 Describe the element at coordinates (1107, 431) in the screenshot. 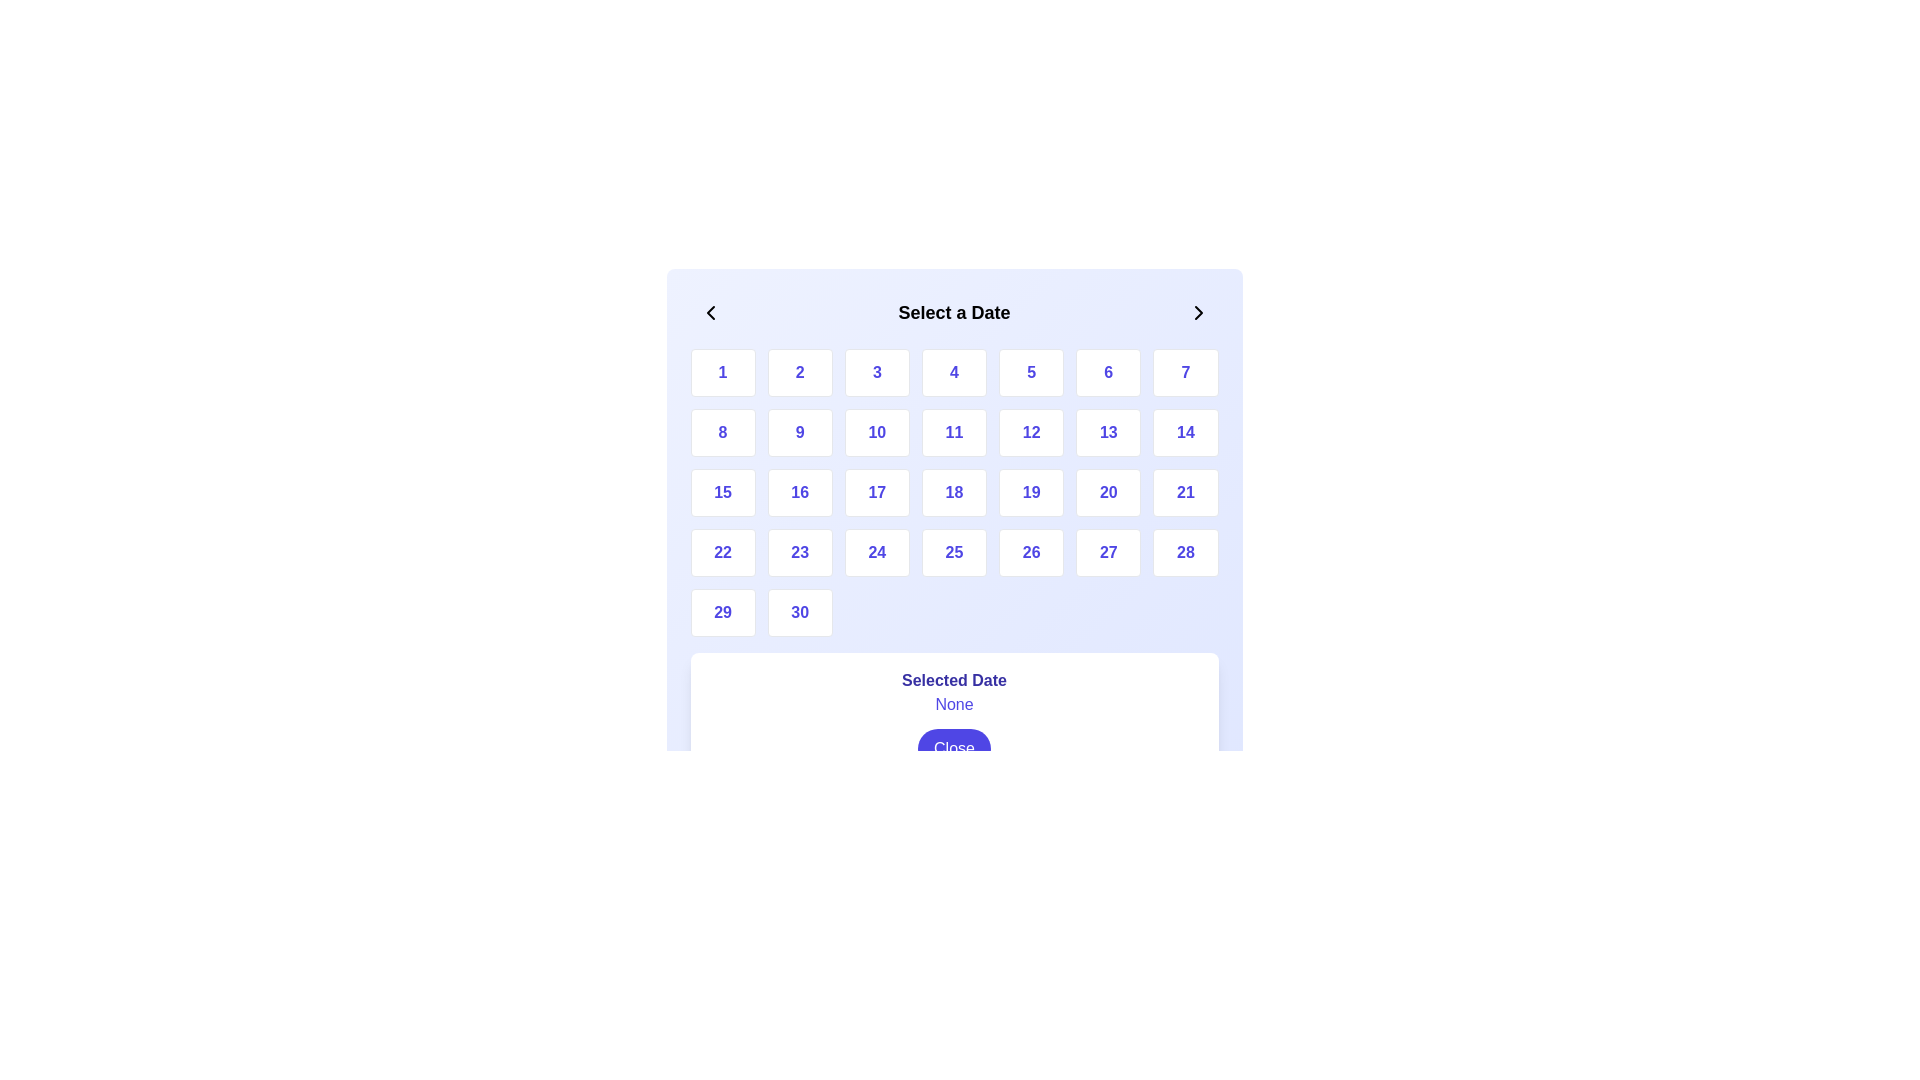

I see `the square button displaying the number '13' in bold indigo font, located in the second row and sixth column of the grid layout` at that location.